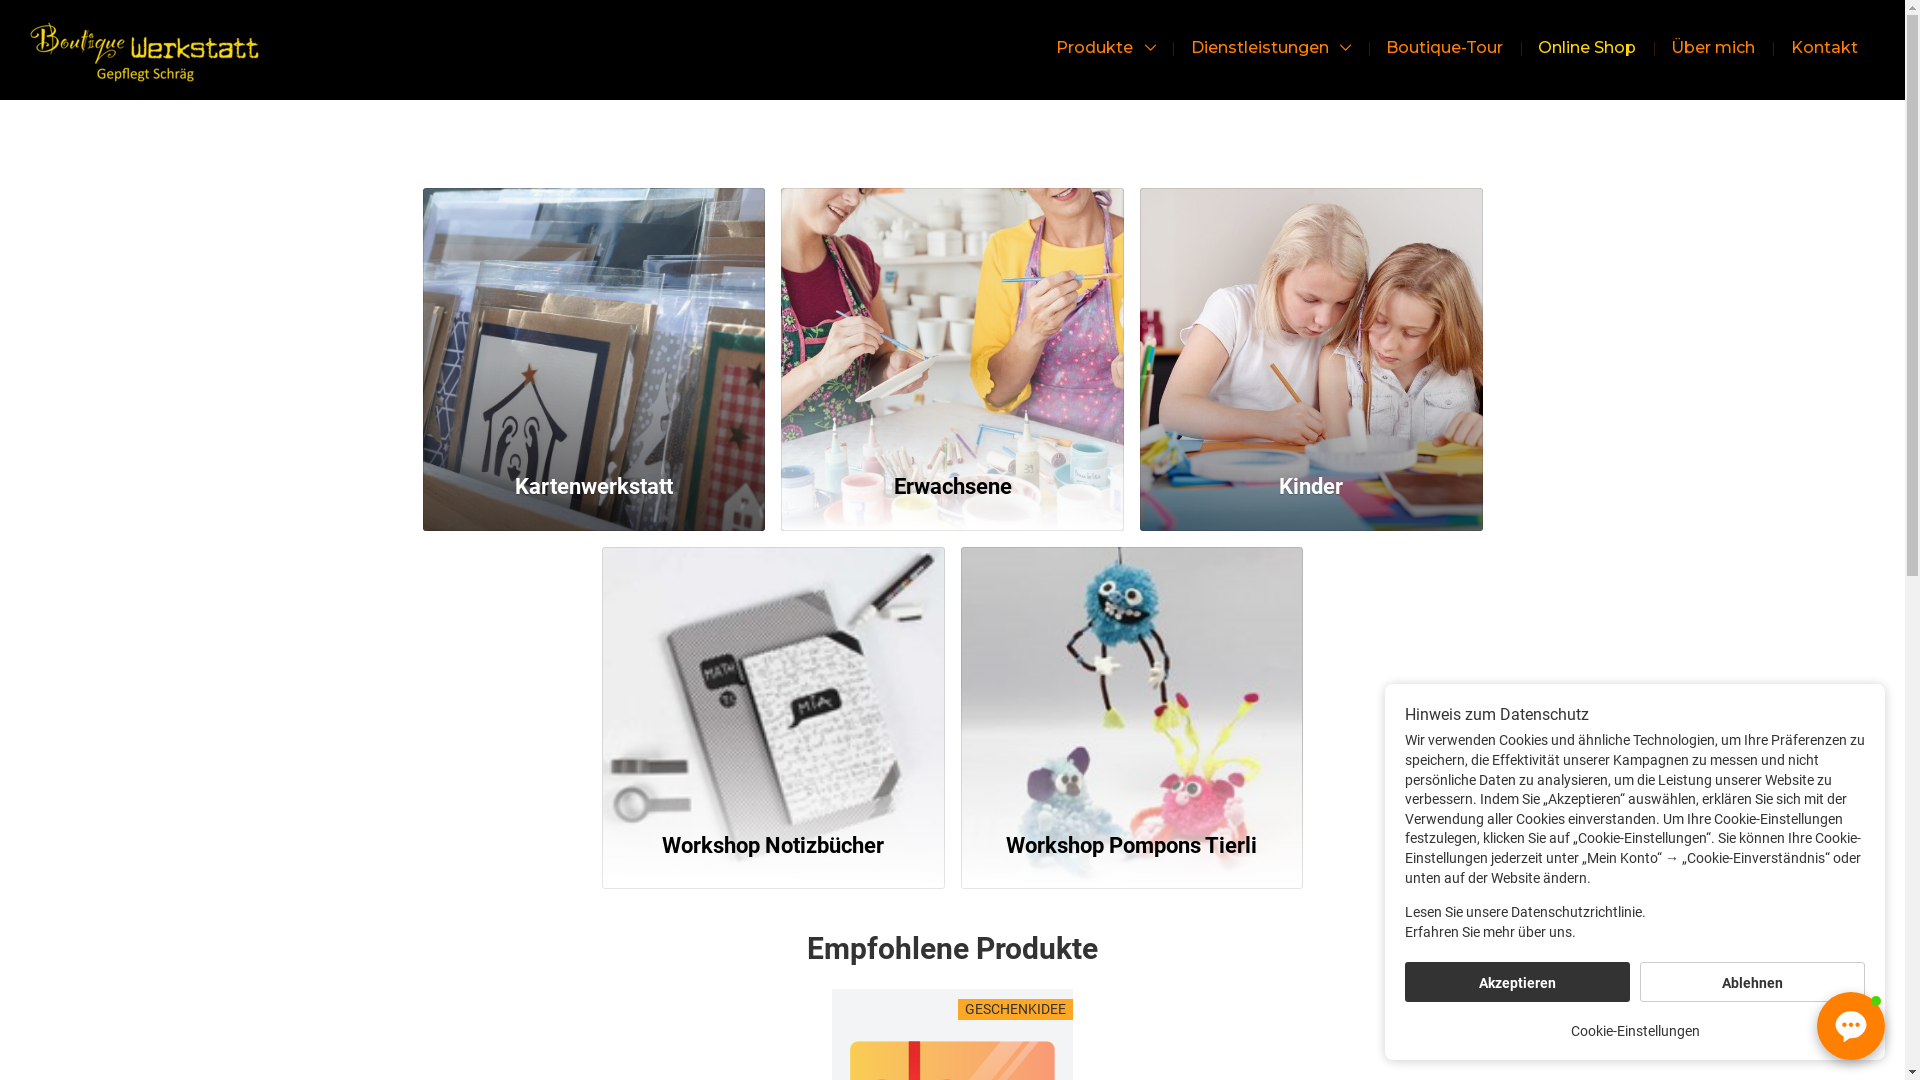 The width and height of the screenshot is (1920, 1080). What do you see at coordinates (1517, 981) in the screenshot?
I see `'Akzeptieren'` at bounding box center [1517, 981].